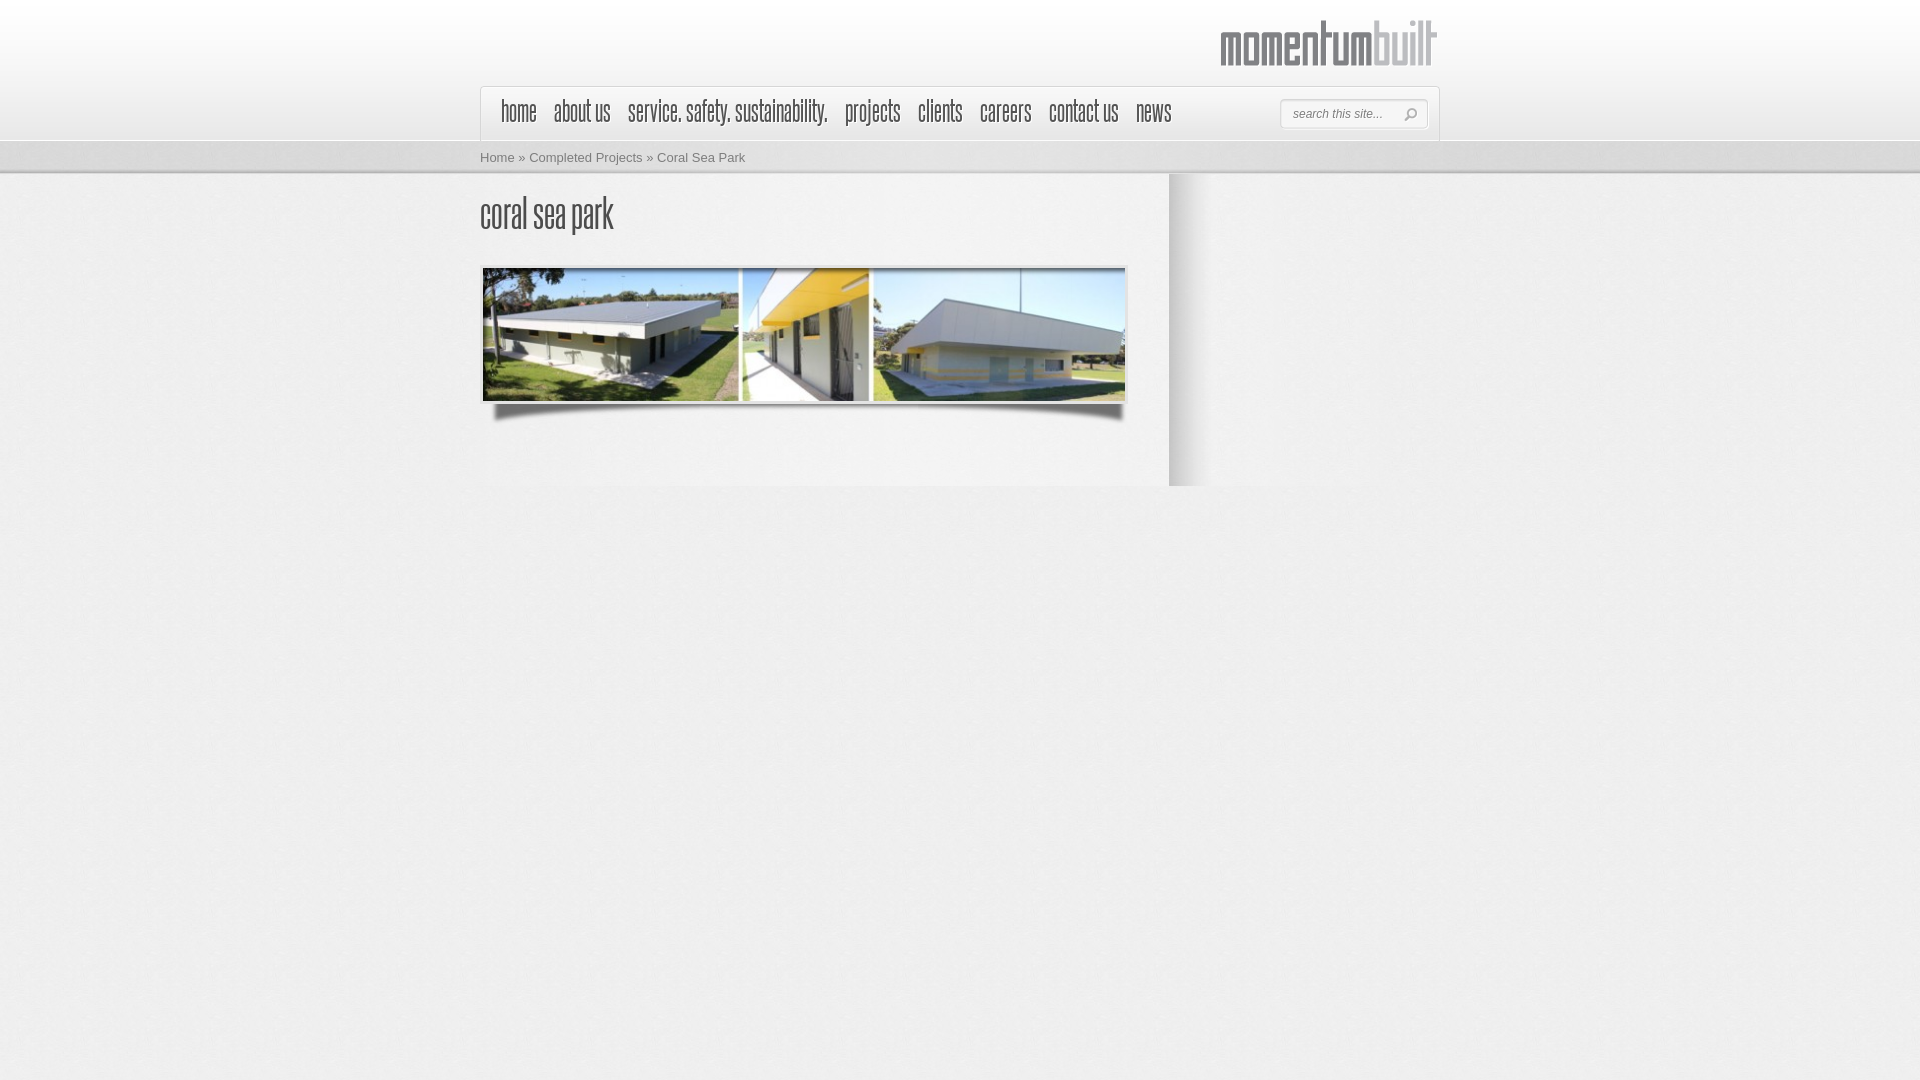  I want to click on 'news', so click(1153, 118).